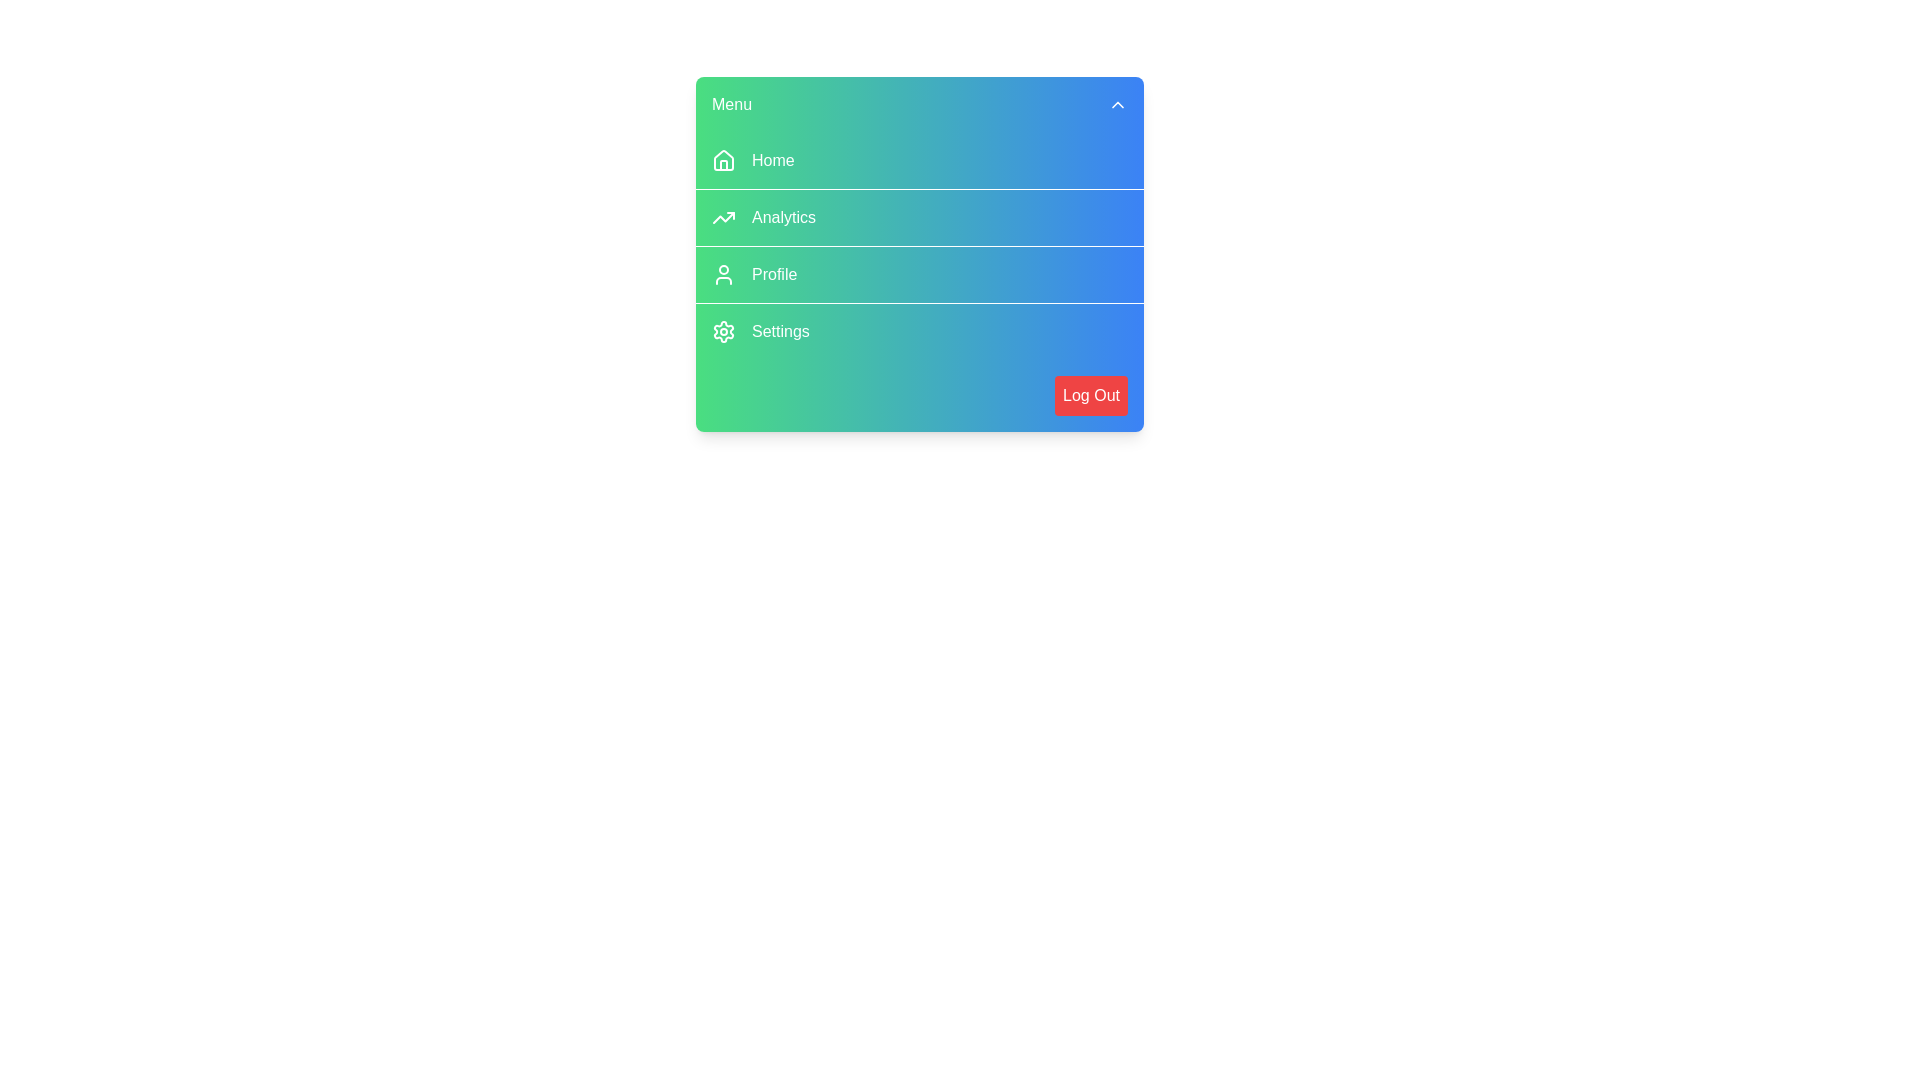 The width and height of the screenshot is (1920, 1080). Describe the element at coordinates (919, 160) in the screenshot. I see `the menu item Home to navigate` at that location.